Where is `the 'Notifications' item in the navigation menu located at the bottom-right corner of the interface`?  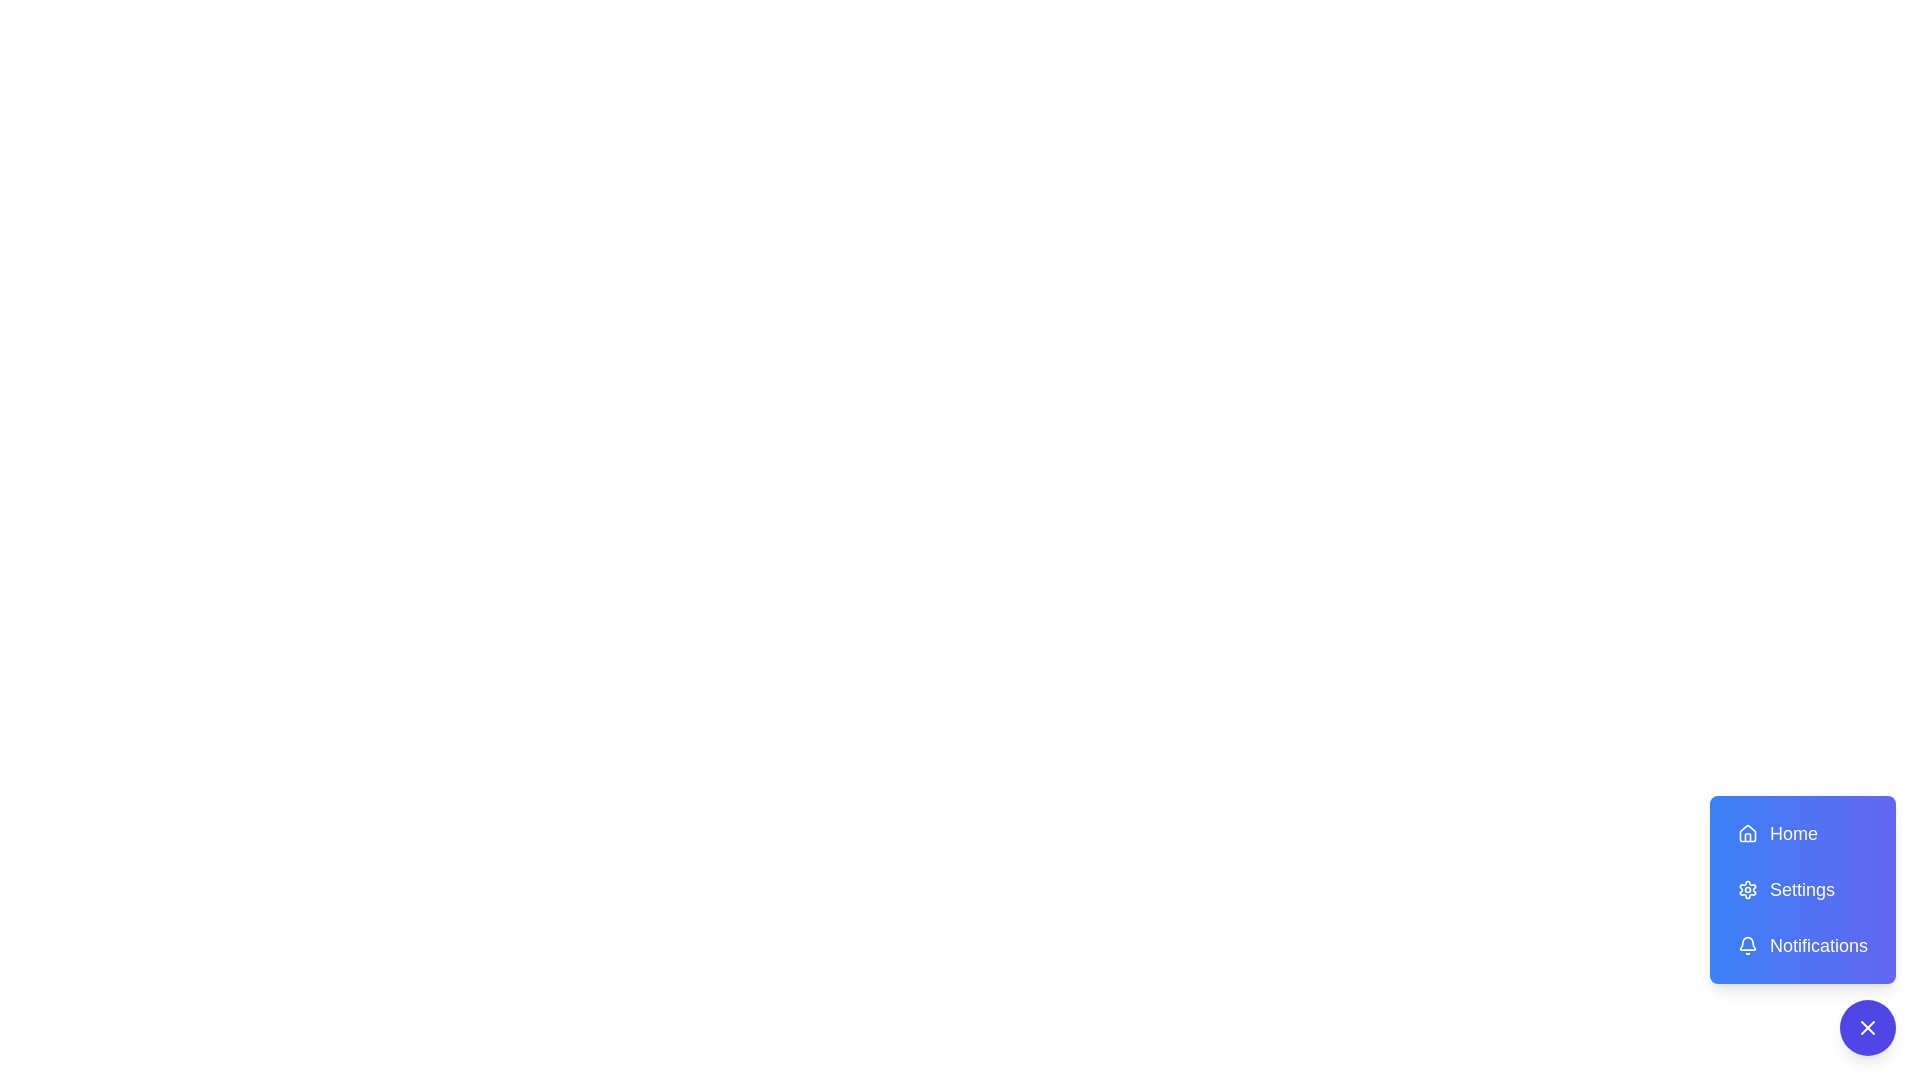 the 'Notifications' item in the navigation menu located at the bottom-right corner of the interface is located at coordinates (1803, 925).